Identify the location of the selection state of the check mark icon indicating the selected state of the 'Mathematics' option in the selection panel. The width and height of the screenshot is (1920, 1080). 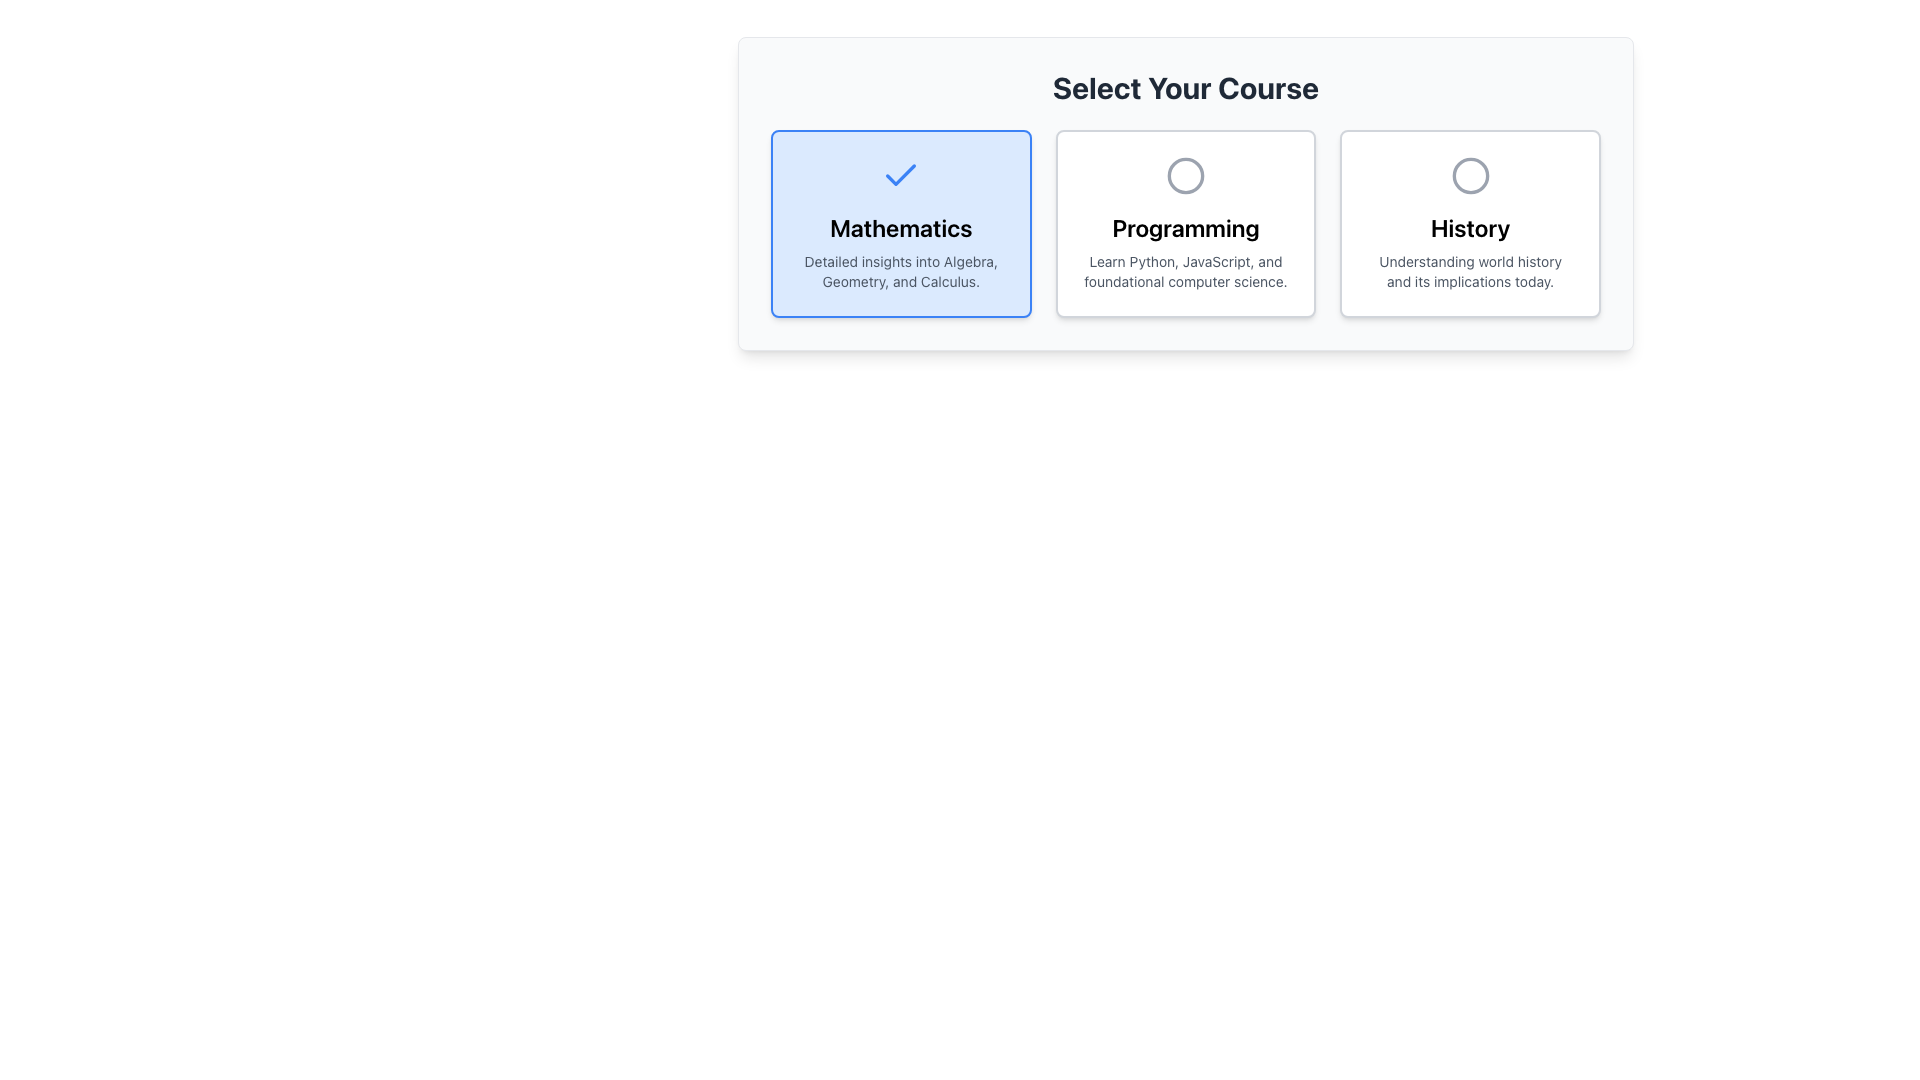
(900, 175).